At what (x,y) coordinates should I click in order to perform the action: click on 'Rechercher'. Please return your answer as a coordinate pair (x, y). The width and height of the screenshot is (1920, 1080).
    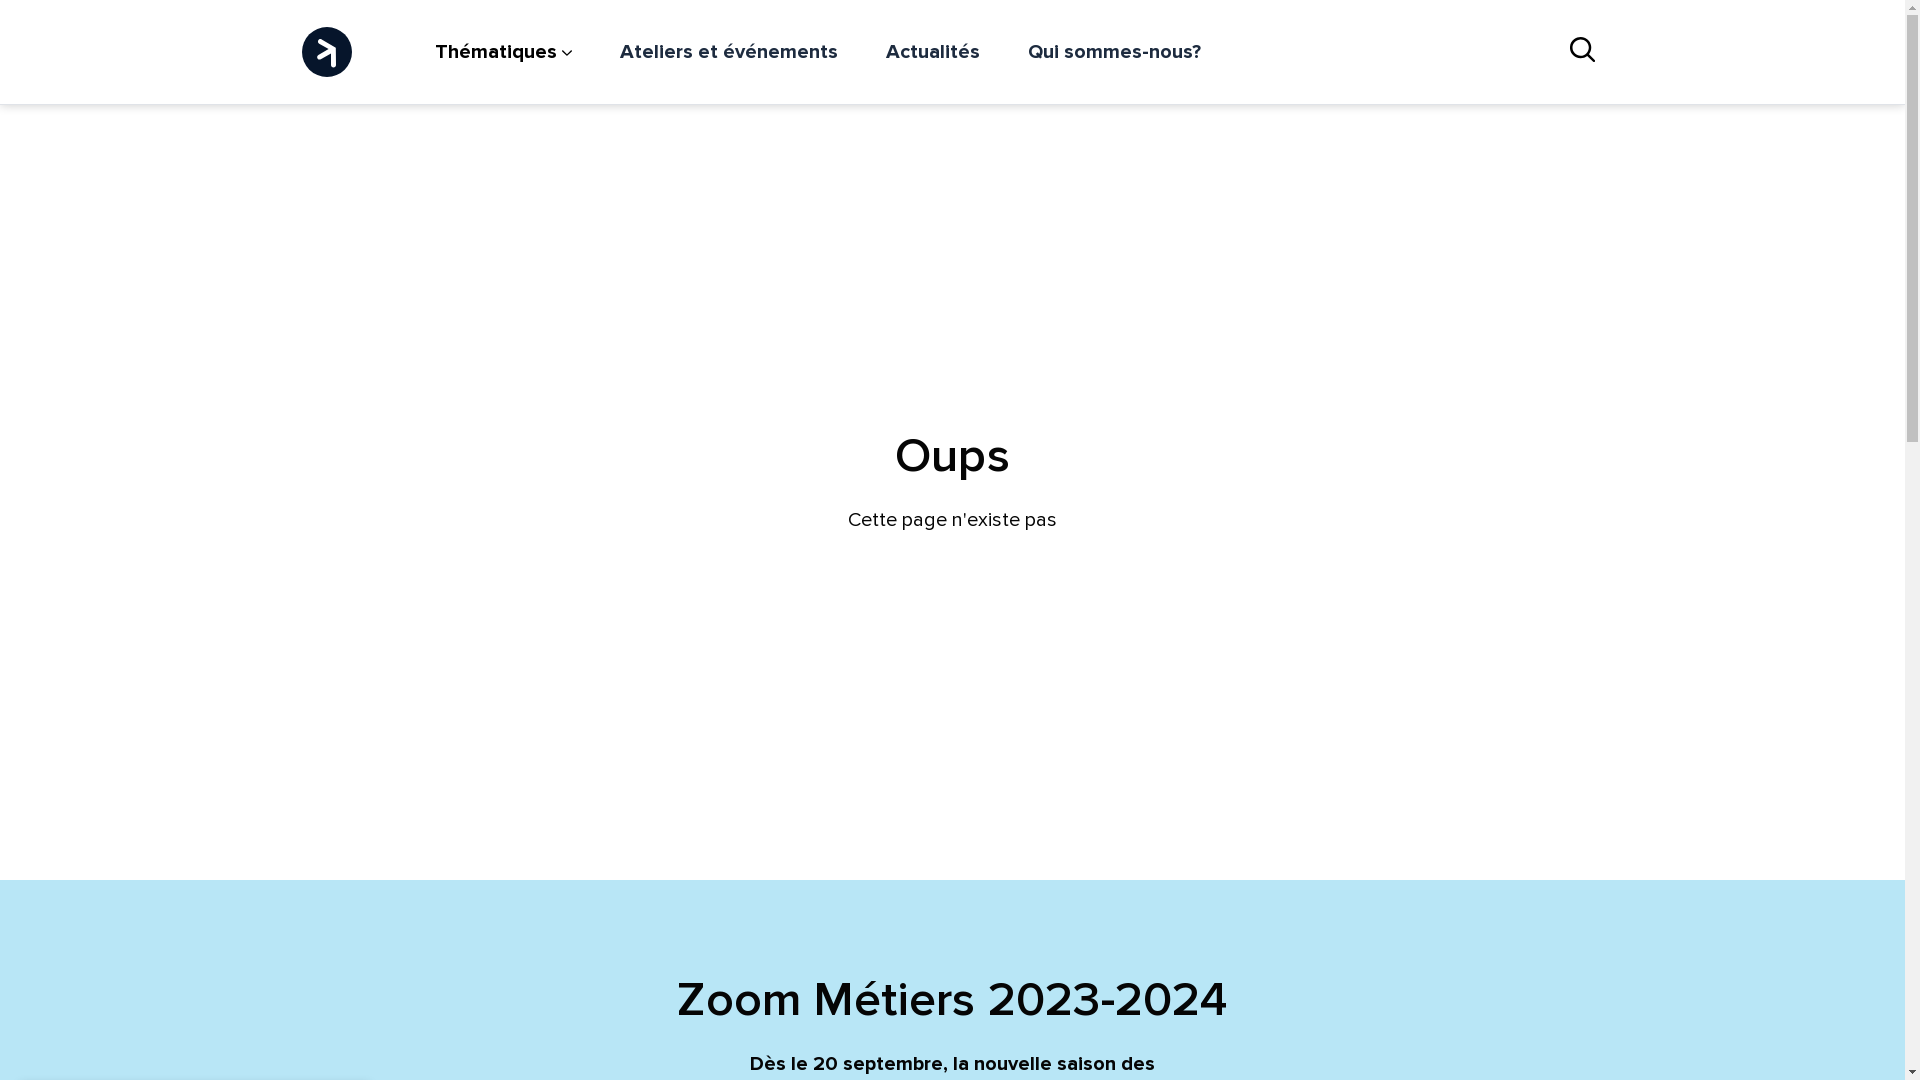
    Looking at the image, I should click on (1581, 50).